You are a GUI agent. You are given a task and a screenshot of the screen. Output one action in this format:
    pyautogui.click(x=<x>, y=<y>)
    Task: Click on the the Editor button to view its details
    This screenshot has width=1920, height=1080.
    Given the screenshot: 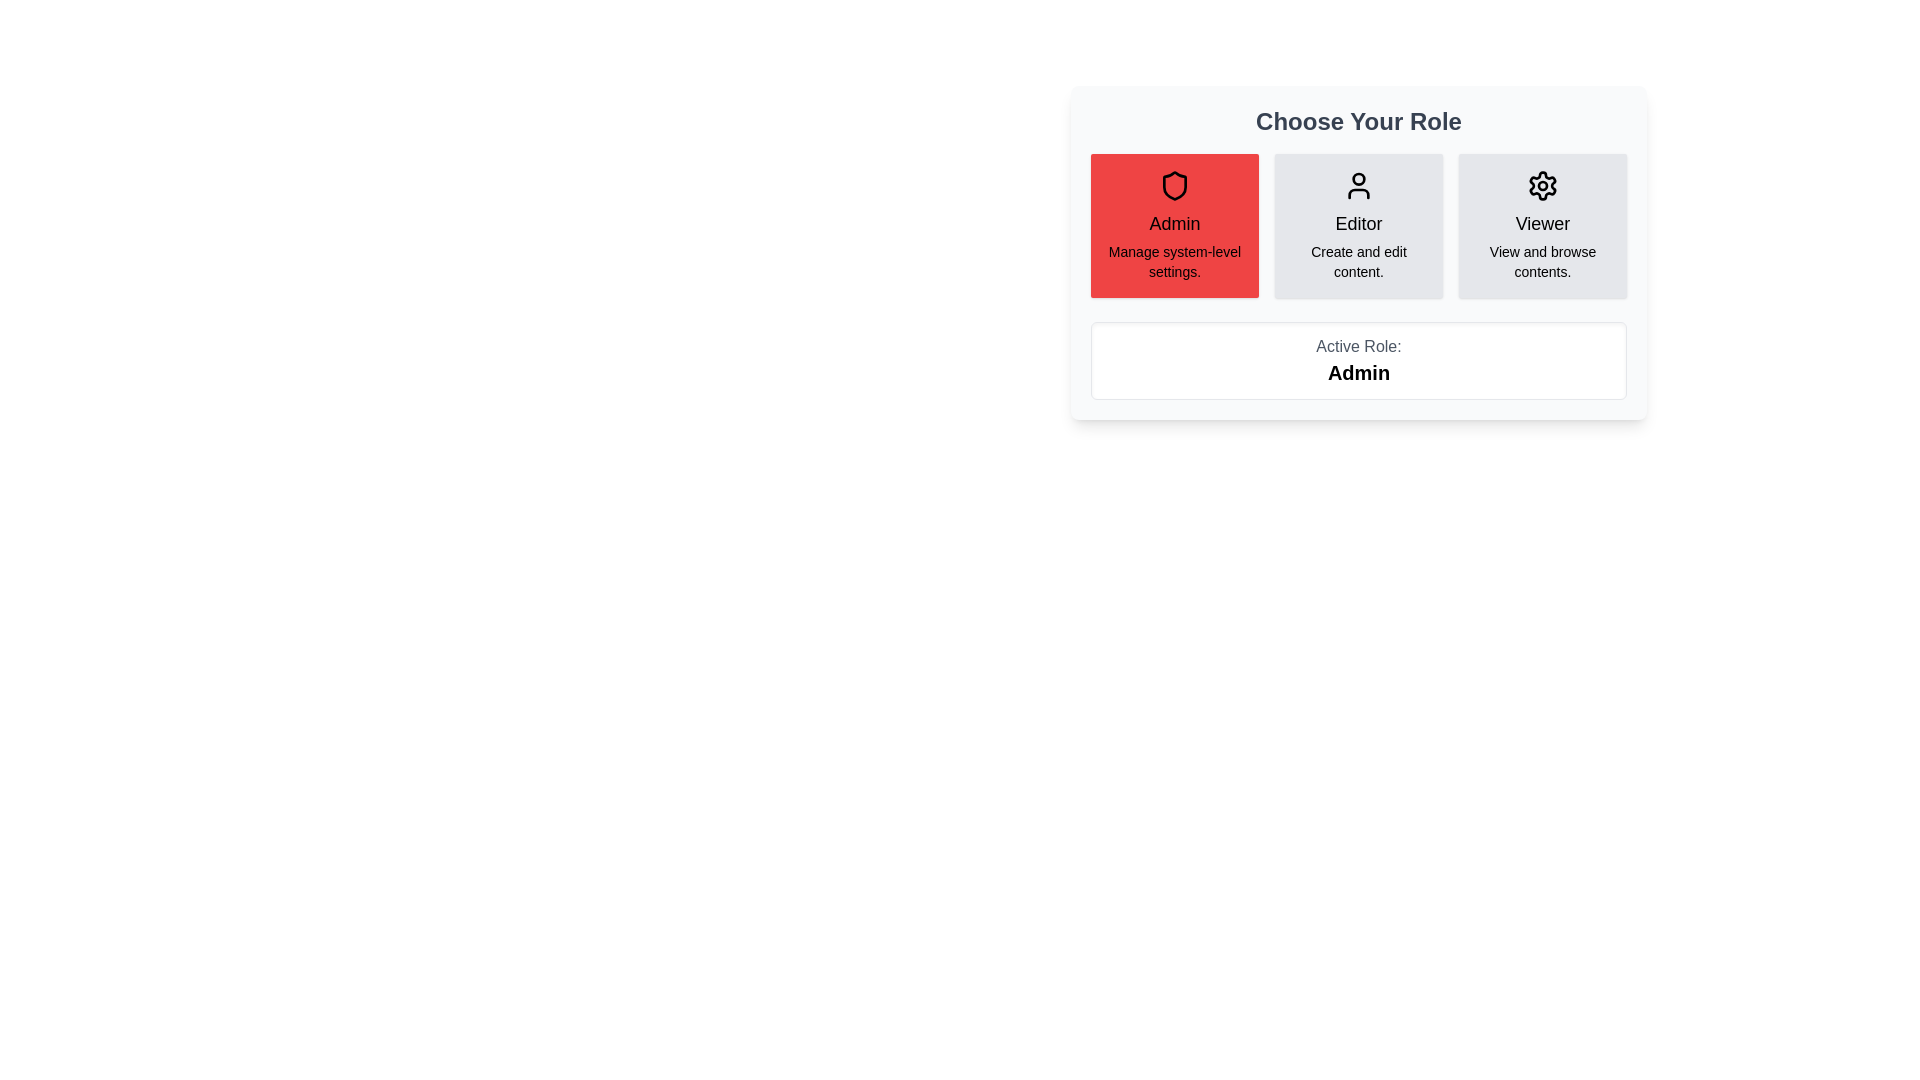 What is the action you would take?
    pyautogui.click(x=1358, y=225)
    